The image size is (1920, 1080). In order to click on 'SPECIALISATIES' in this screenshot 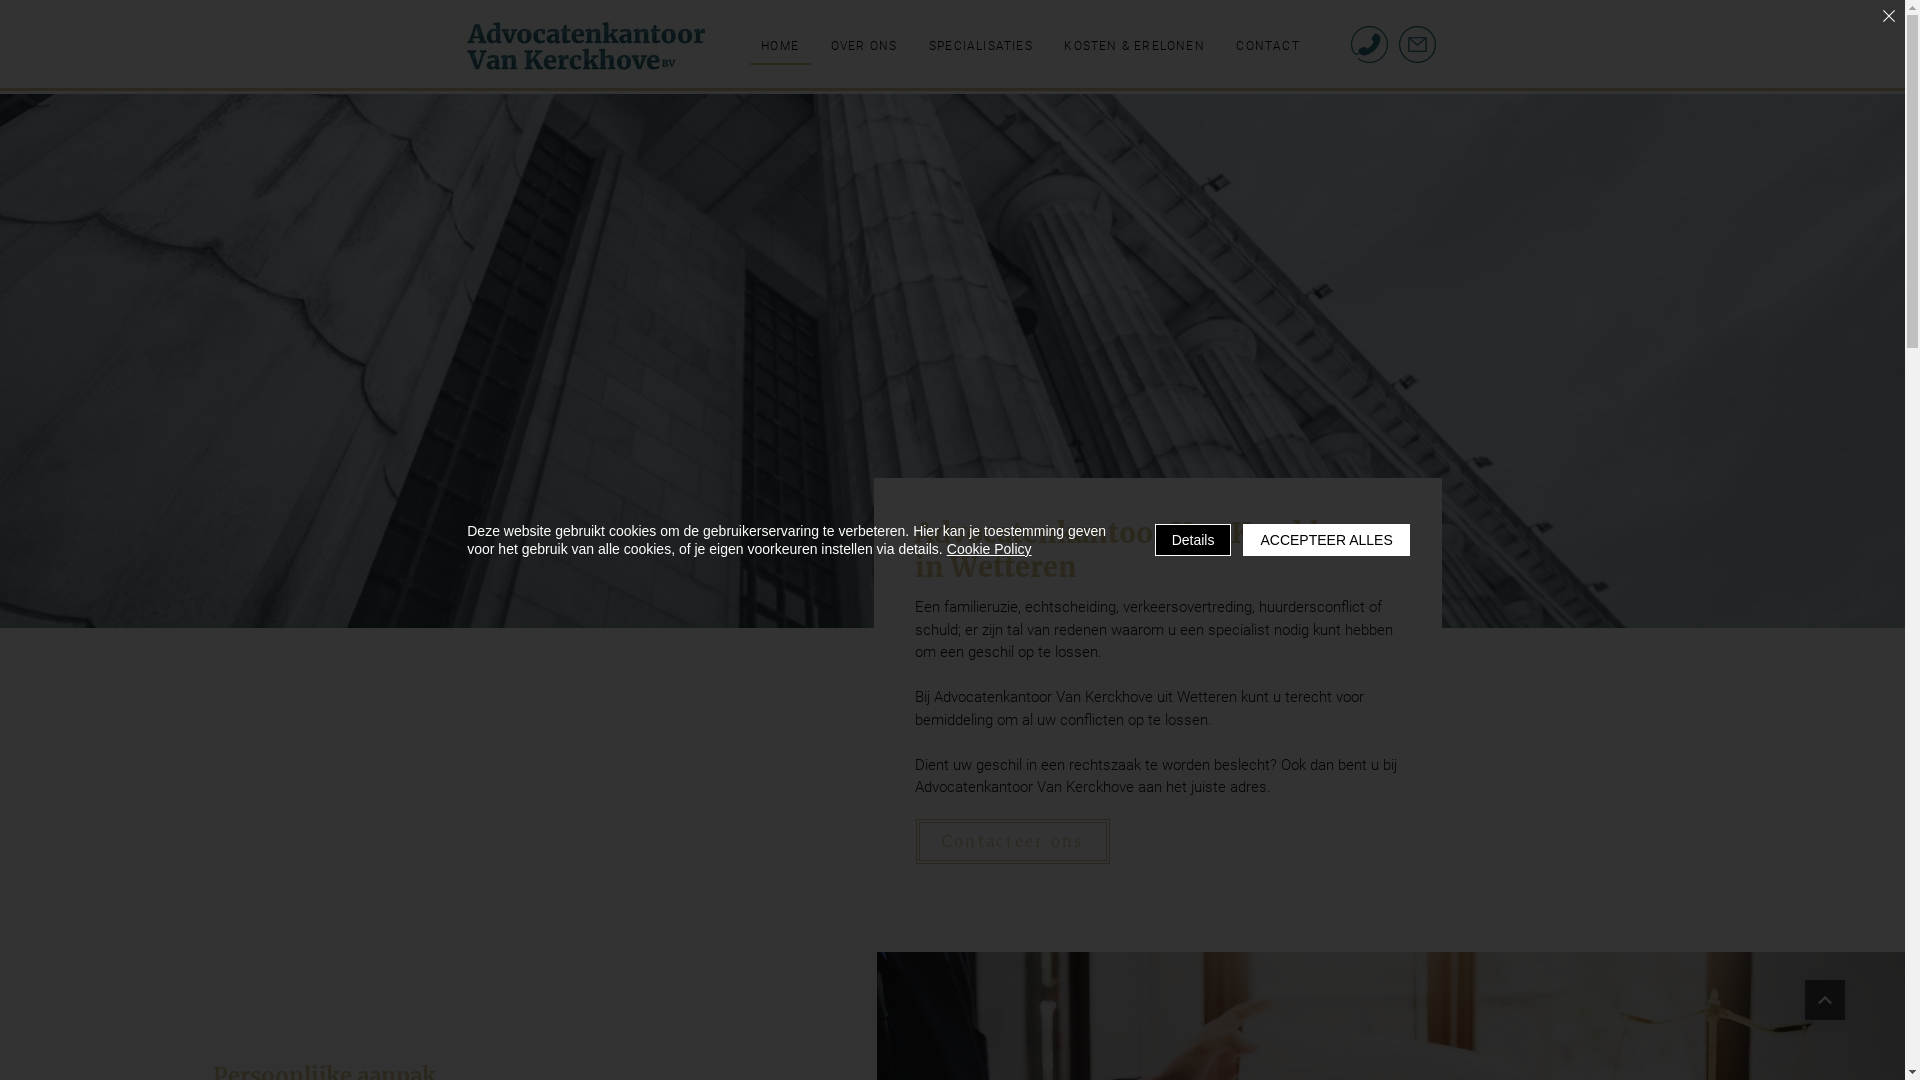, I will do `click(980, 45)`.